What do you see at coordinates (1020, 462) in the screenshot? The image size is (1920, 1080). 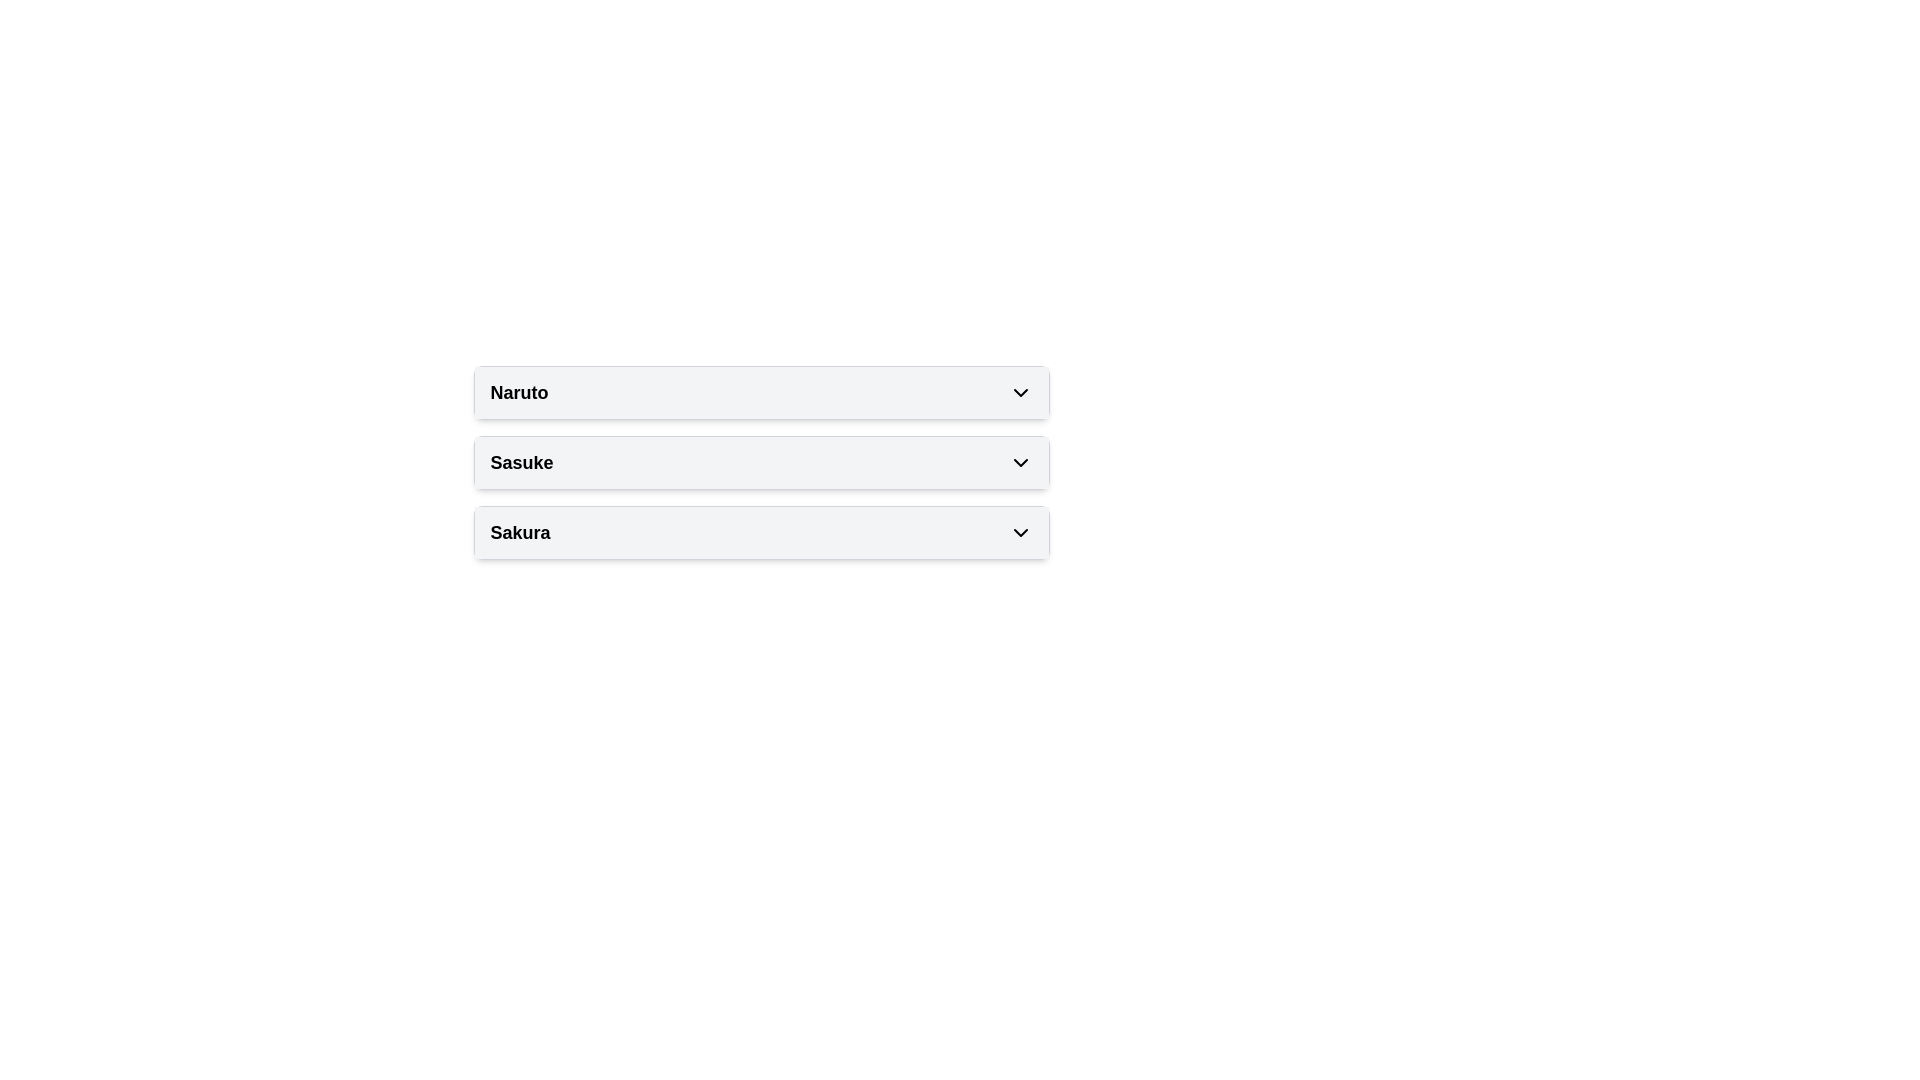 I see `the Chevron icon located to the far right of the 'Sasuke' section` at bounding box center [1020, 462].